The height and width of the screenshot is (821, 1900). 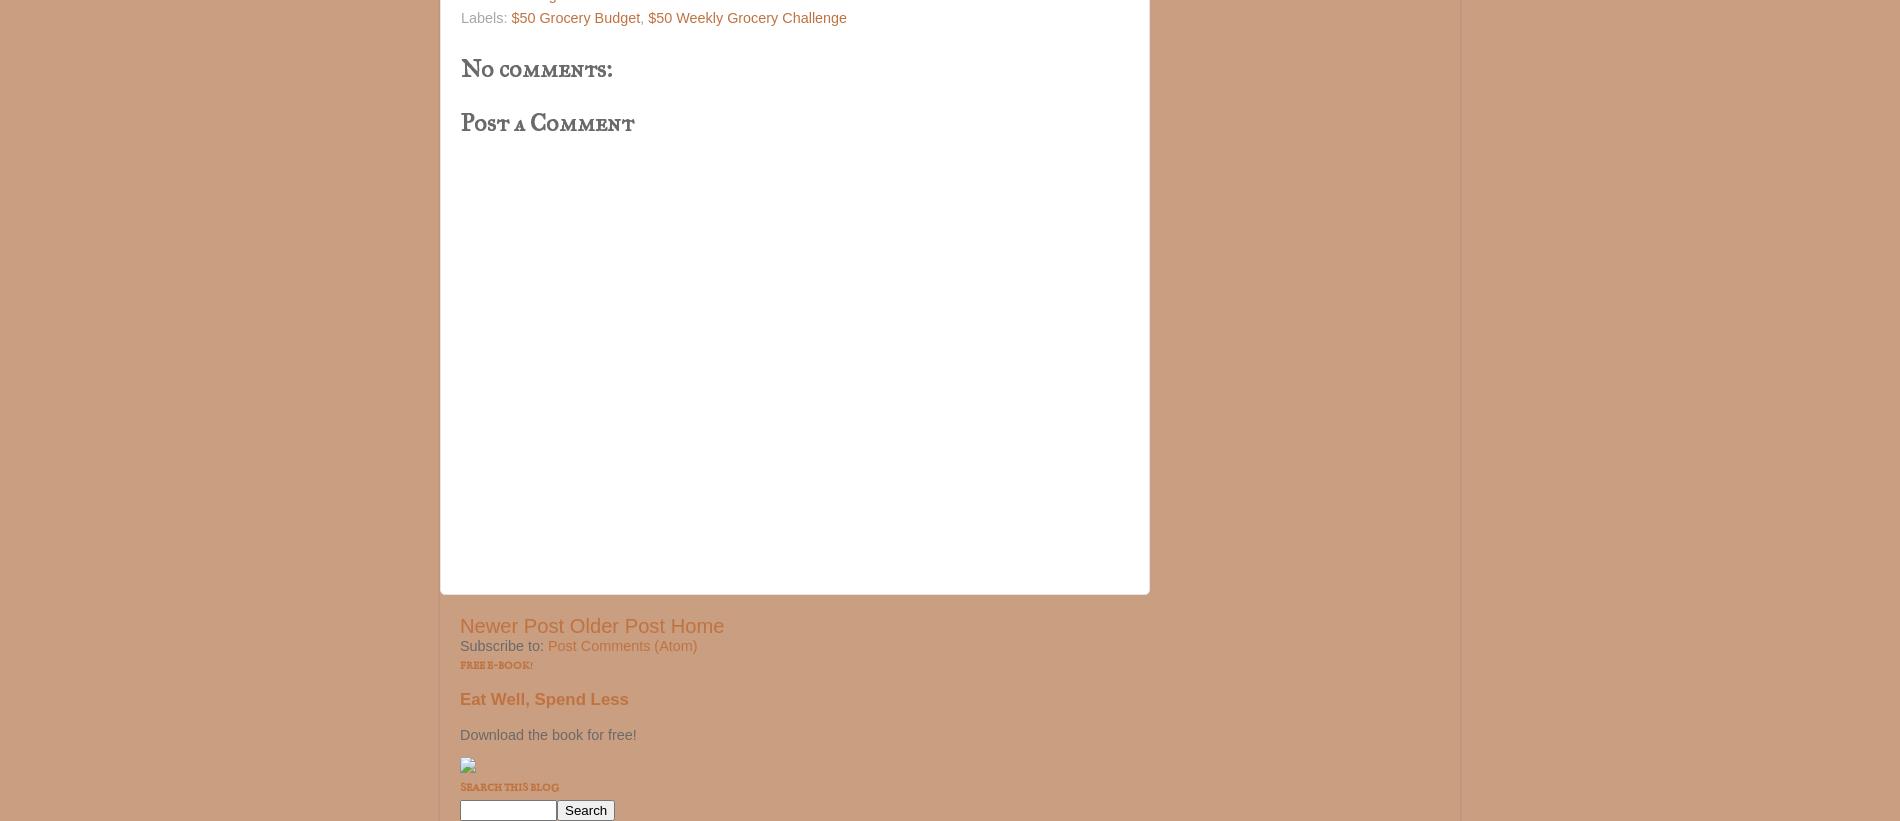 I want to click on '$50 Weekly Grocery Challenge', so click(x=648, y=15).